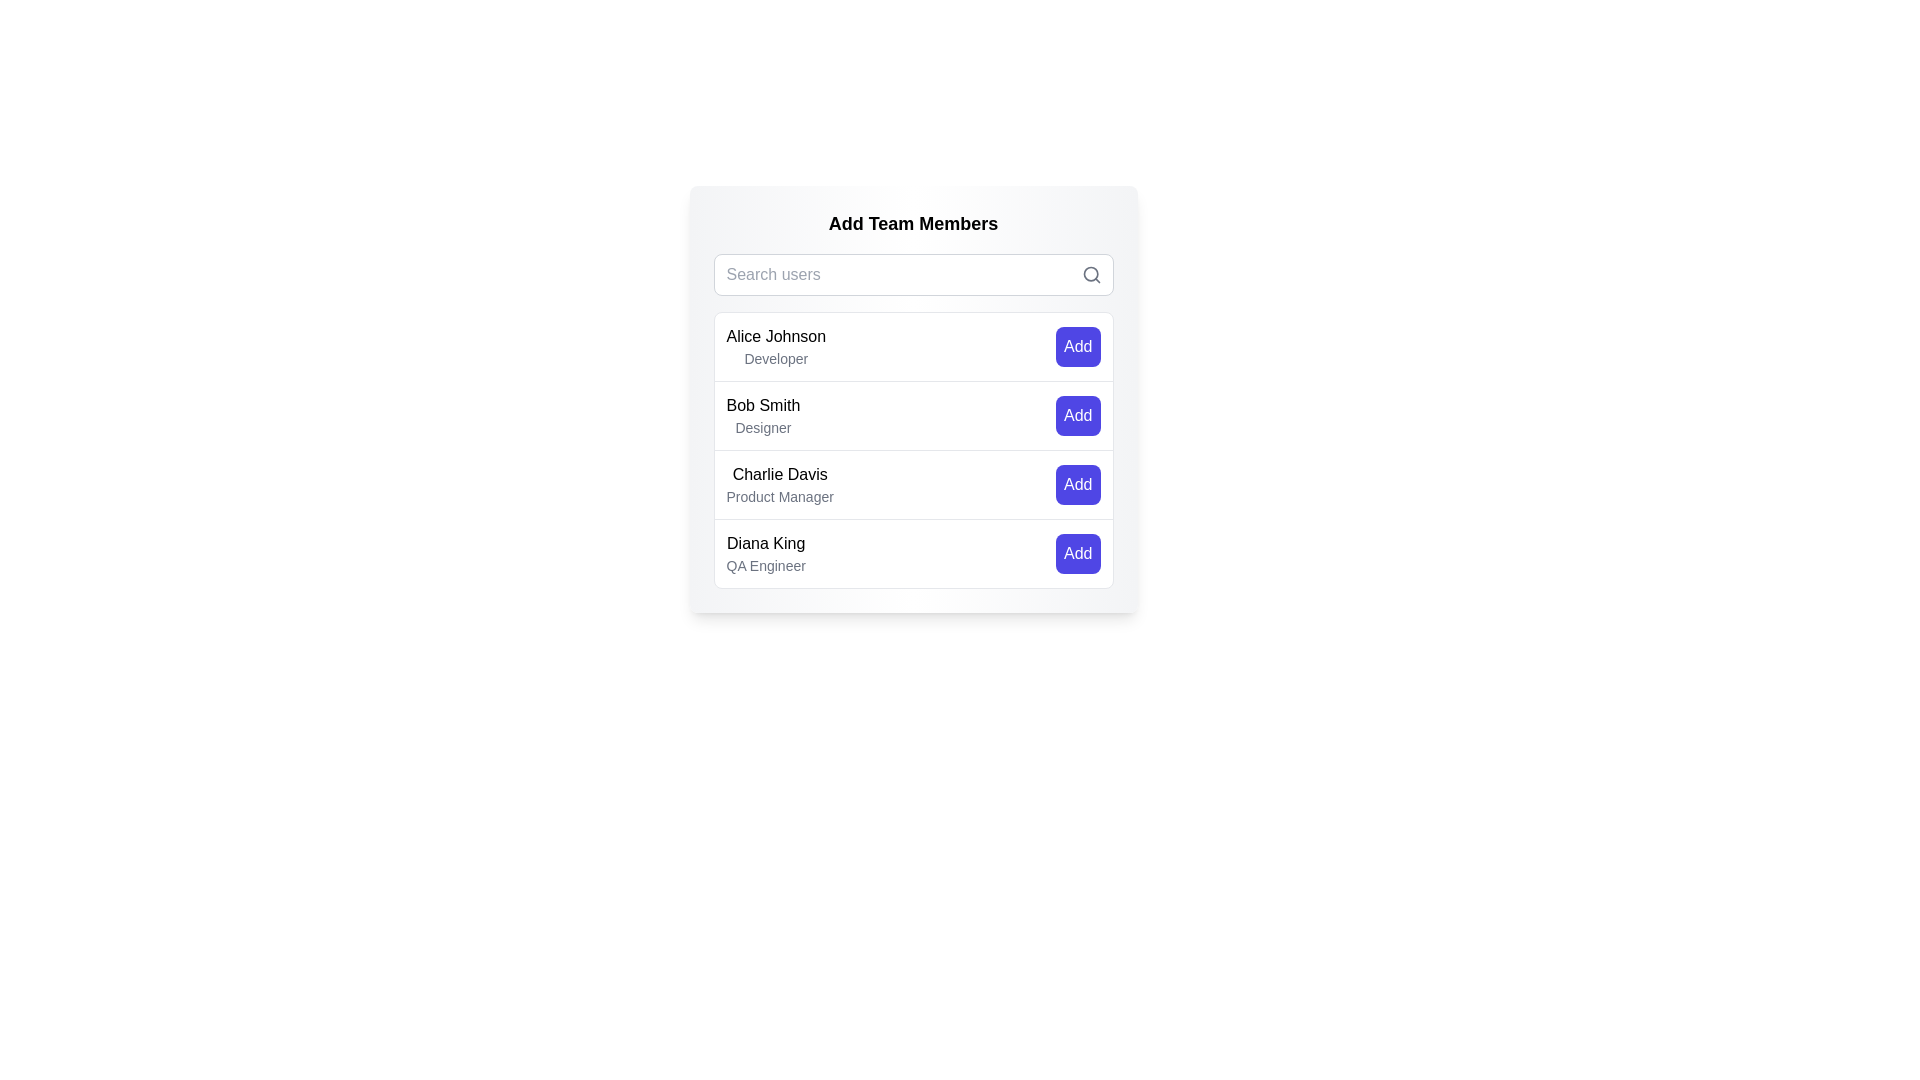 The height and width of the screenshot is (1080, 1920). Describe the element at coordinates (762, 415) in the screenshot. I see `designation of the informational label displaying 'Bob Smith' as the name and 'Designer' as the subtitle, located in the second item of the list under the 'Add Team Members' heading` at that location.